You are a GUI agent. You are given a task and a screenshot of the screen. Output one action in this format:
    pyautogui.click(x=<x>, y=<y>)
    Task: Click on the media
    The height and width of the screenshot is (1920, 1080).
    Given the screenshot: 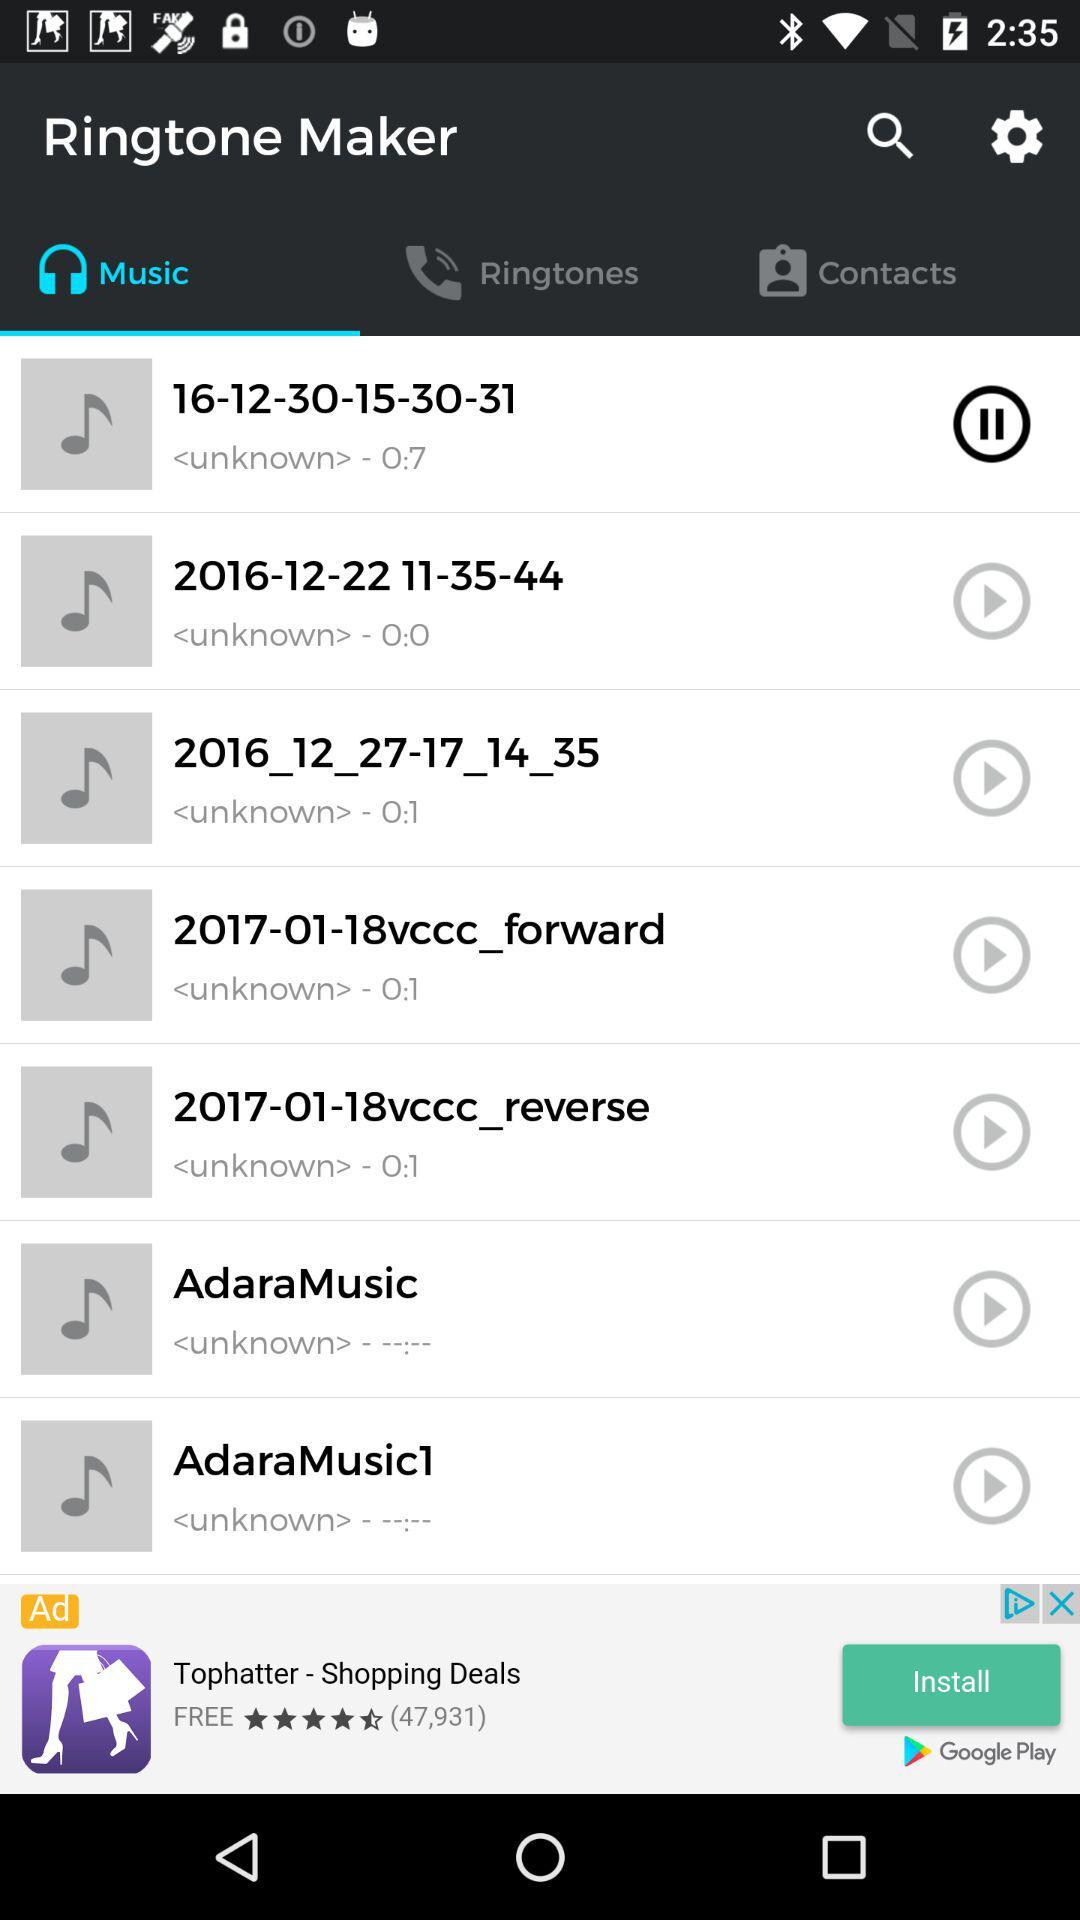 What is the action you would take?
    pyautogui.click(x=991, y=1132)
    